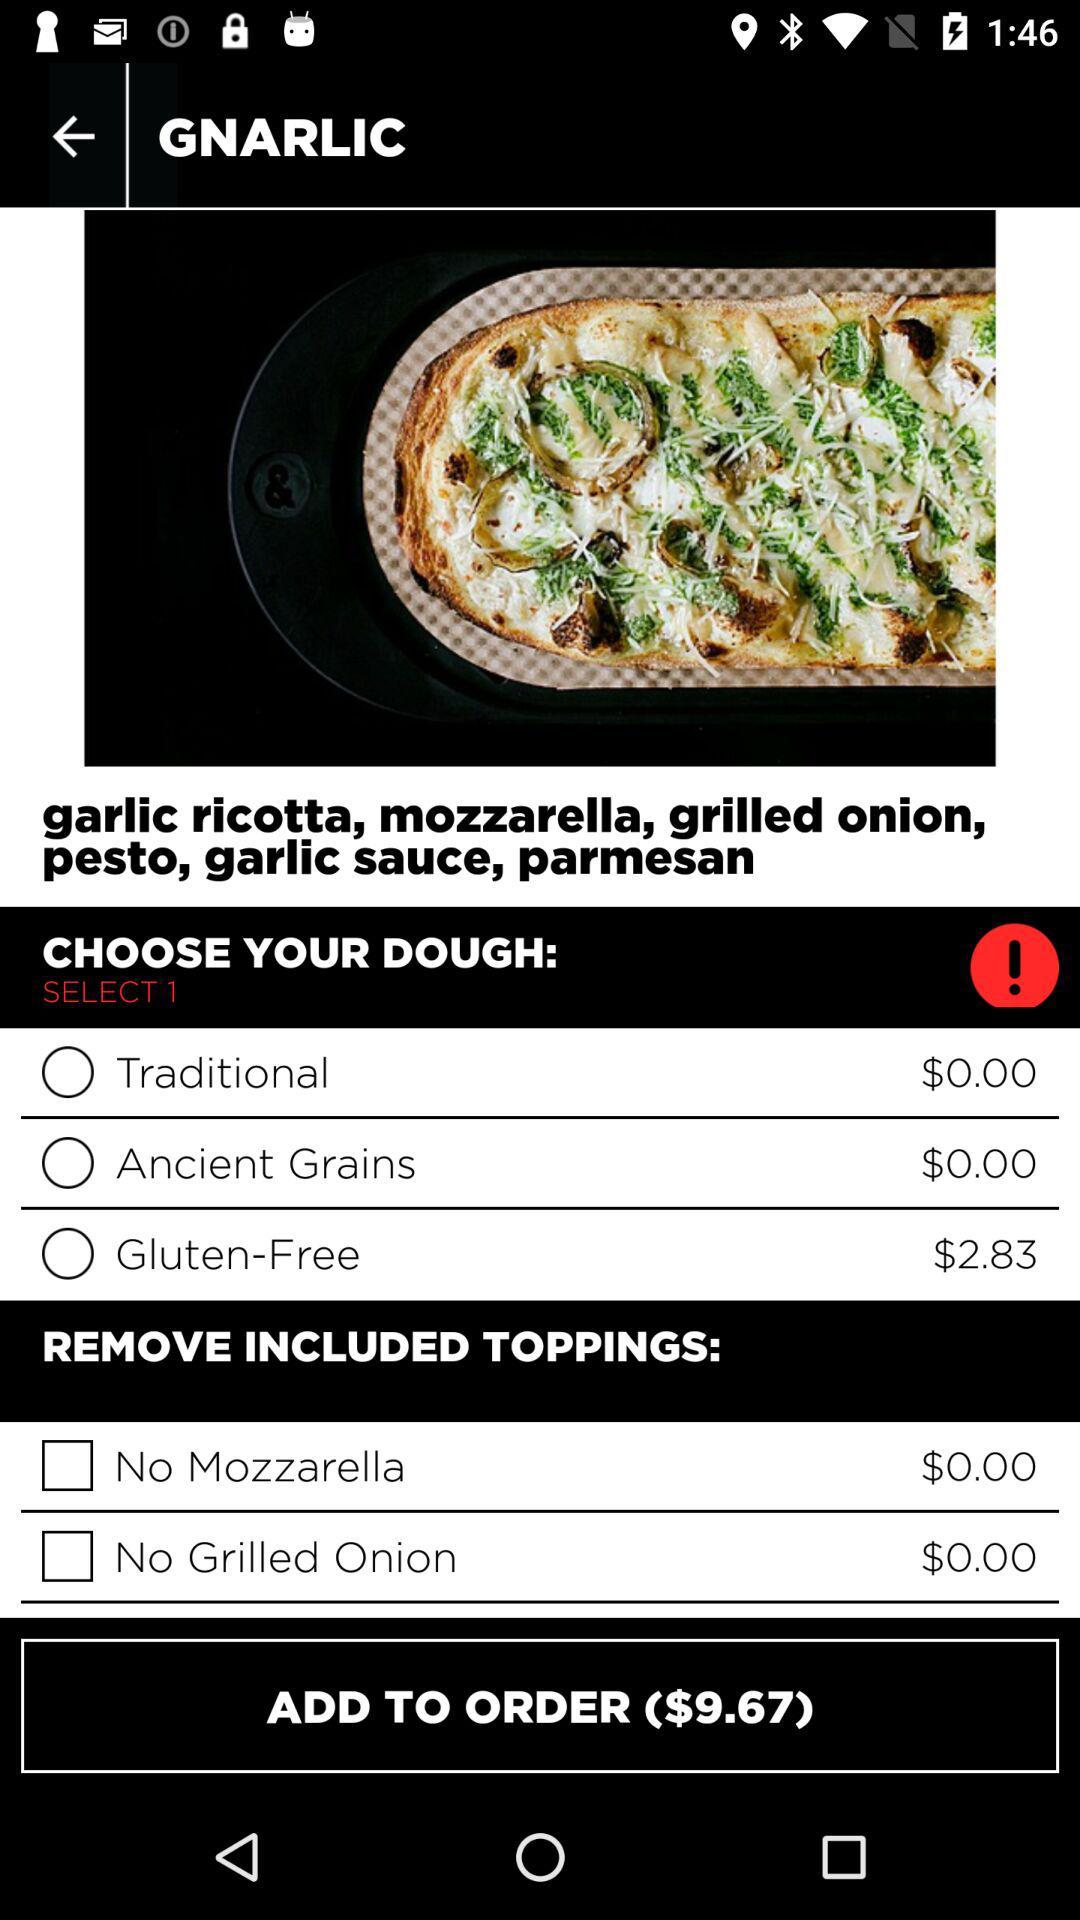 This screenshot has width=1080, height=1920. I want to click on topping no grilled onion, so click(66, 1555).